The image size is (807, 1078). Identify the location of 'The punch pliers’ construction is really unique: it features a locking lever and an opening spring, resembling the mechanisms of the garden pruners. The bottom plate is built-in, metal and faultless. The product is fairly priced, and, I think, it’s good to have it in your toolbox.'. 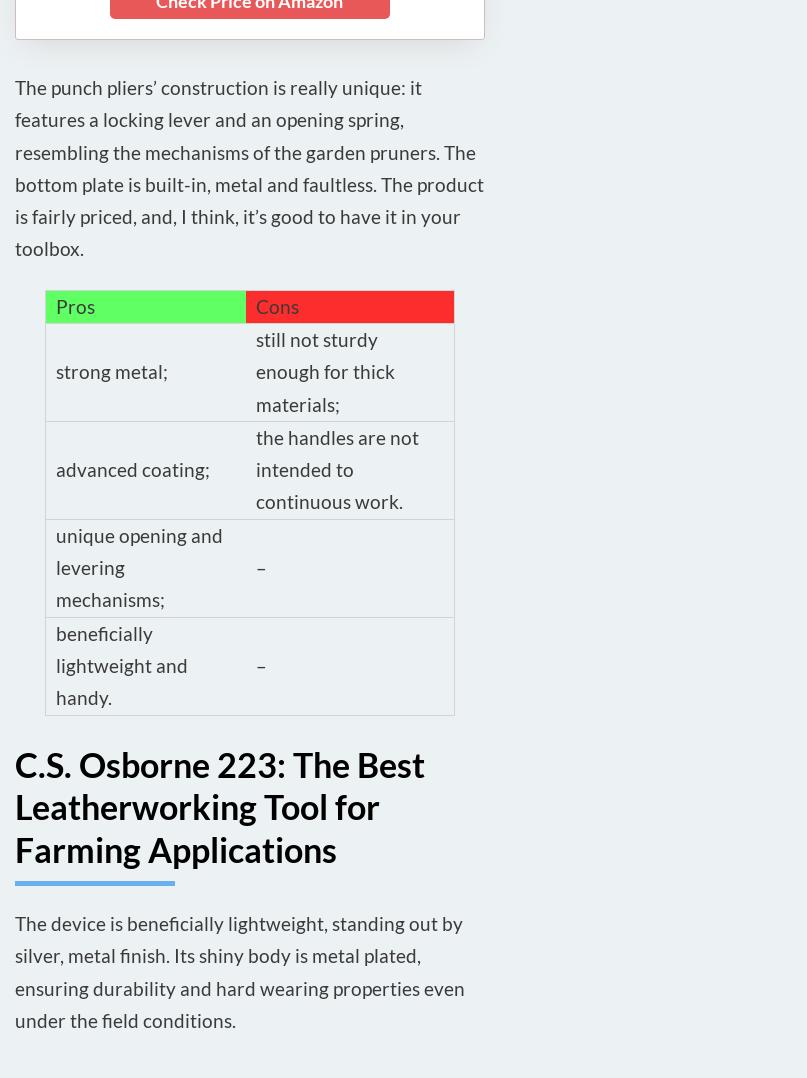
(248, 166).